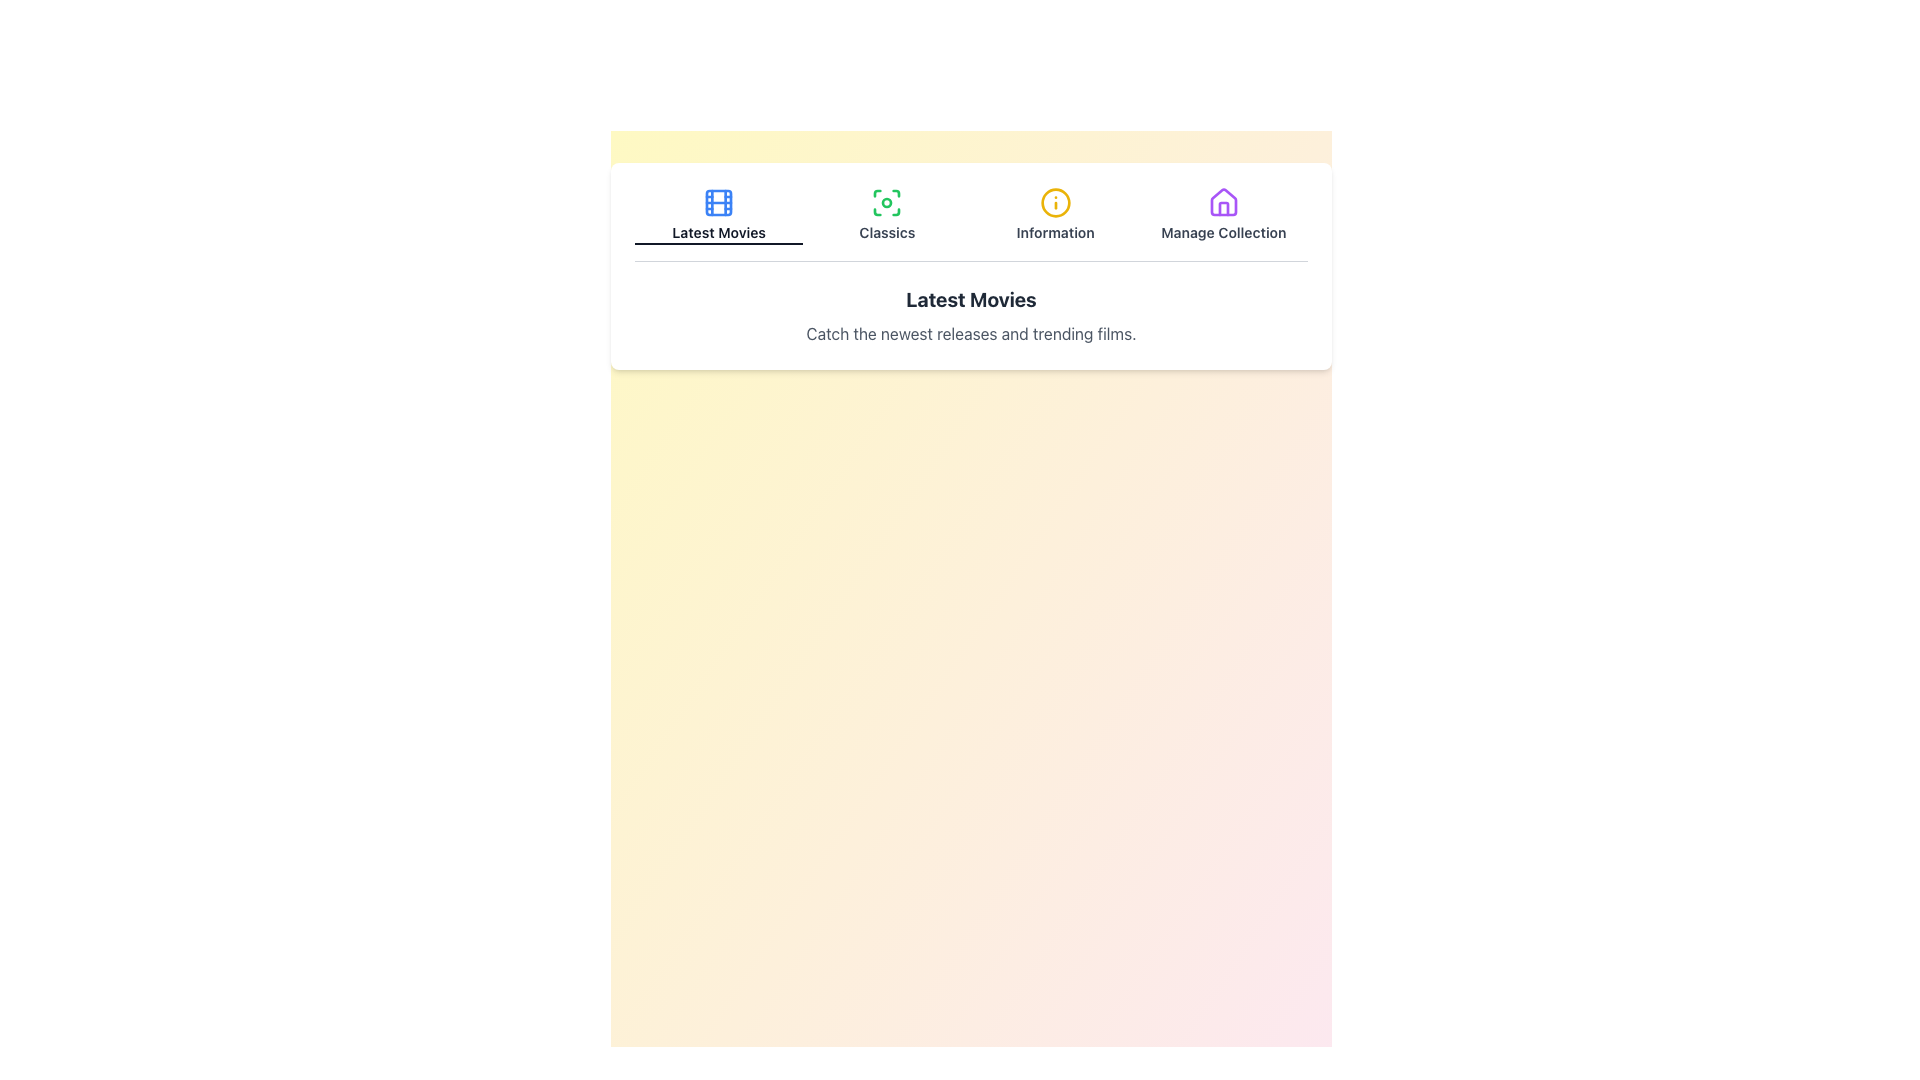  What do you see at coordinates (886, 203) in the screenshot?
I see `the green circular icon with a focus-like ring that is the second icon from the left in the 'Classics' section` at bounding box center [886, 203].